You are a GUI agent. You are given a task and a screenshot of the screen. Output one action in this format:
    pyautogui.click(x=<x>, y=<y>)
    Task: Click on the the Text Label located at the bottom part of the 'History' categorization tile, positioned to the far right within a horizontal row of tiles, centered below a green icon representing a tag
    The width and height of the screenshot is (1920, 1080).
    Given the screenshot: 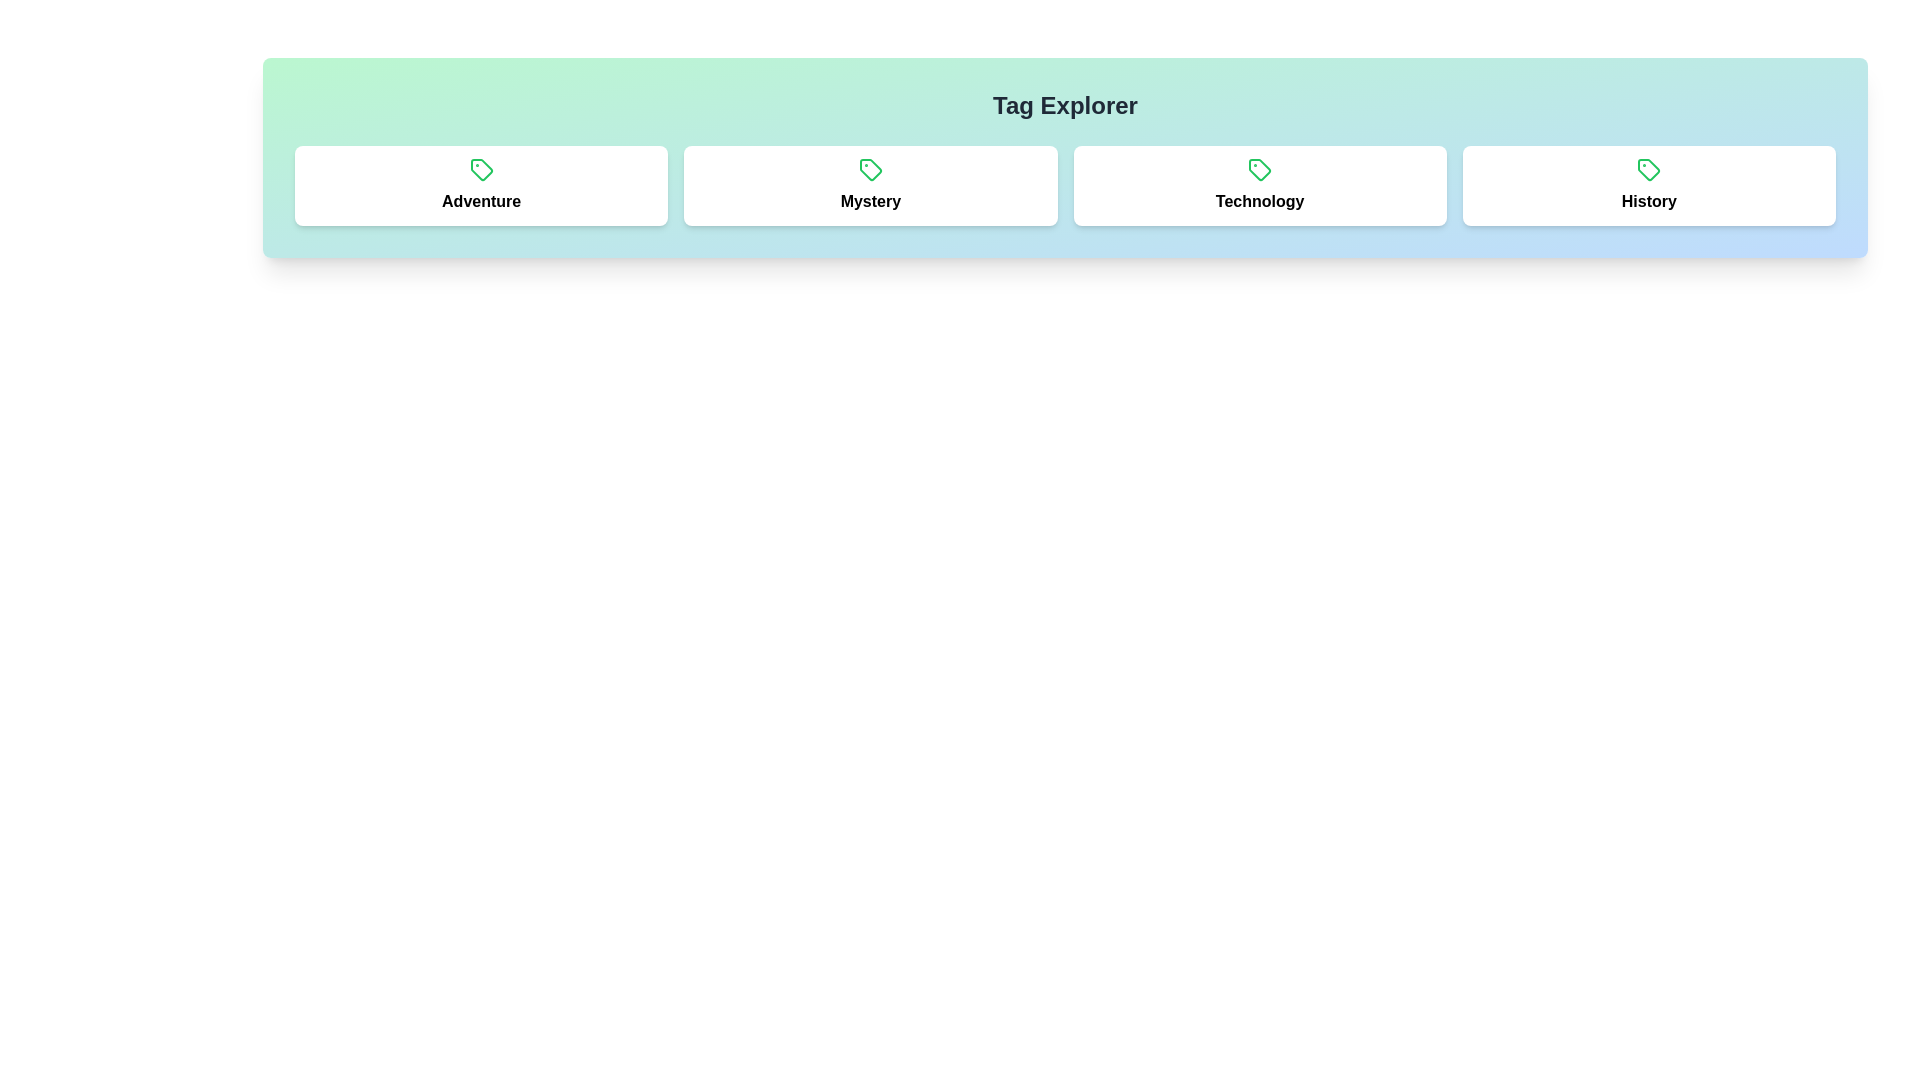 What is the action you would take?
    pyautogui.click(x=1649, y=201)
    